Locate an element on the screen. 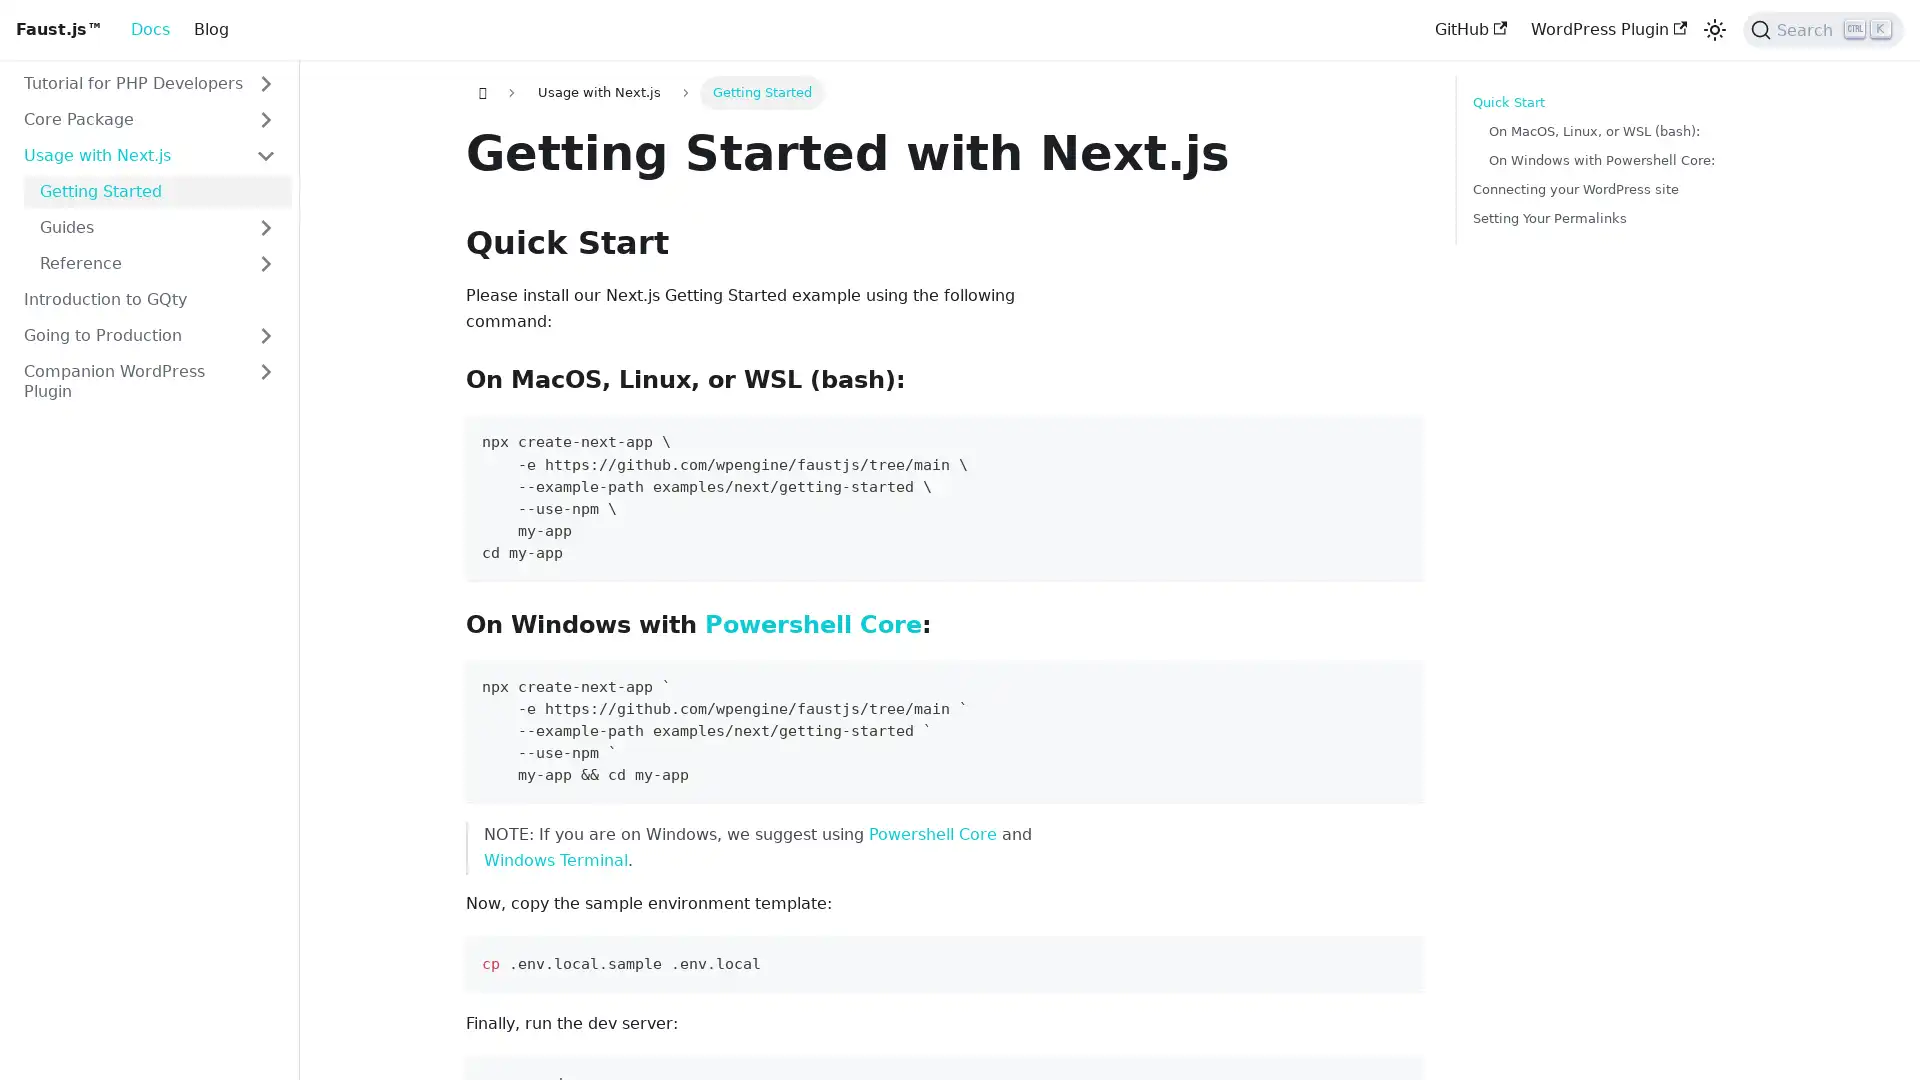  Switch between dark and light mode (currently light mode) is located at coordinates (1713, 30).